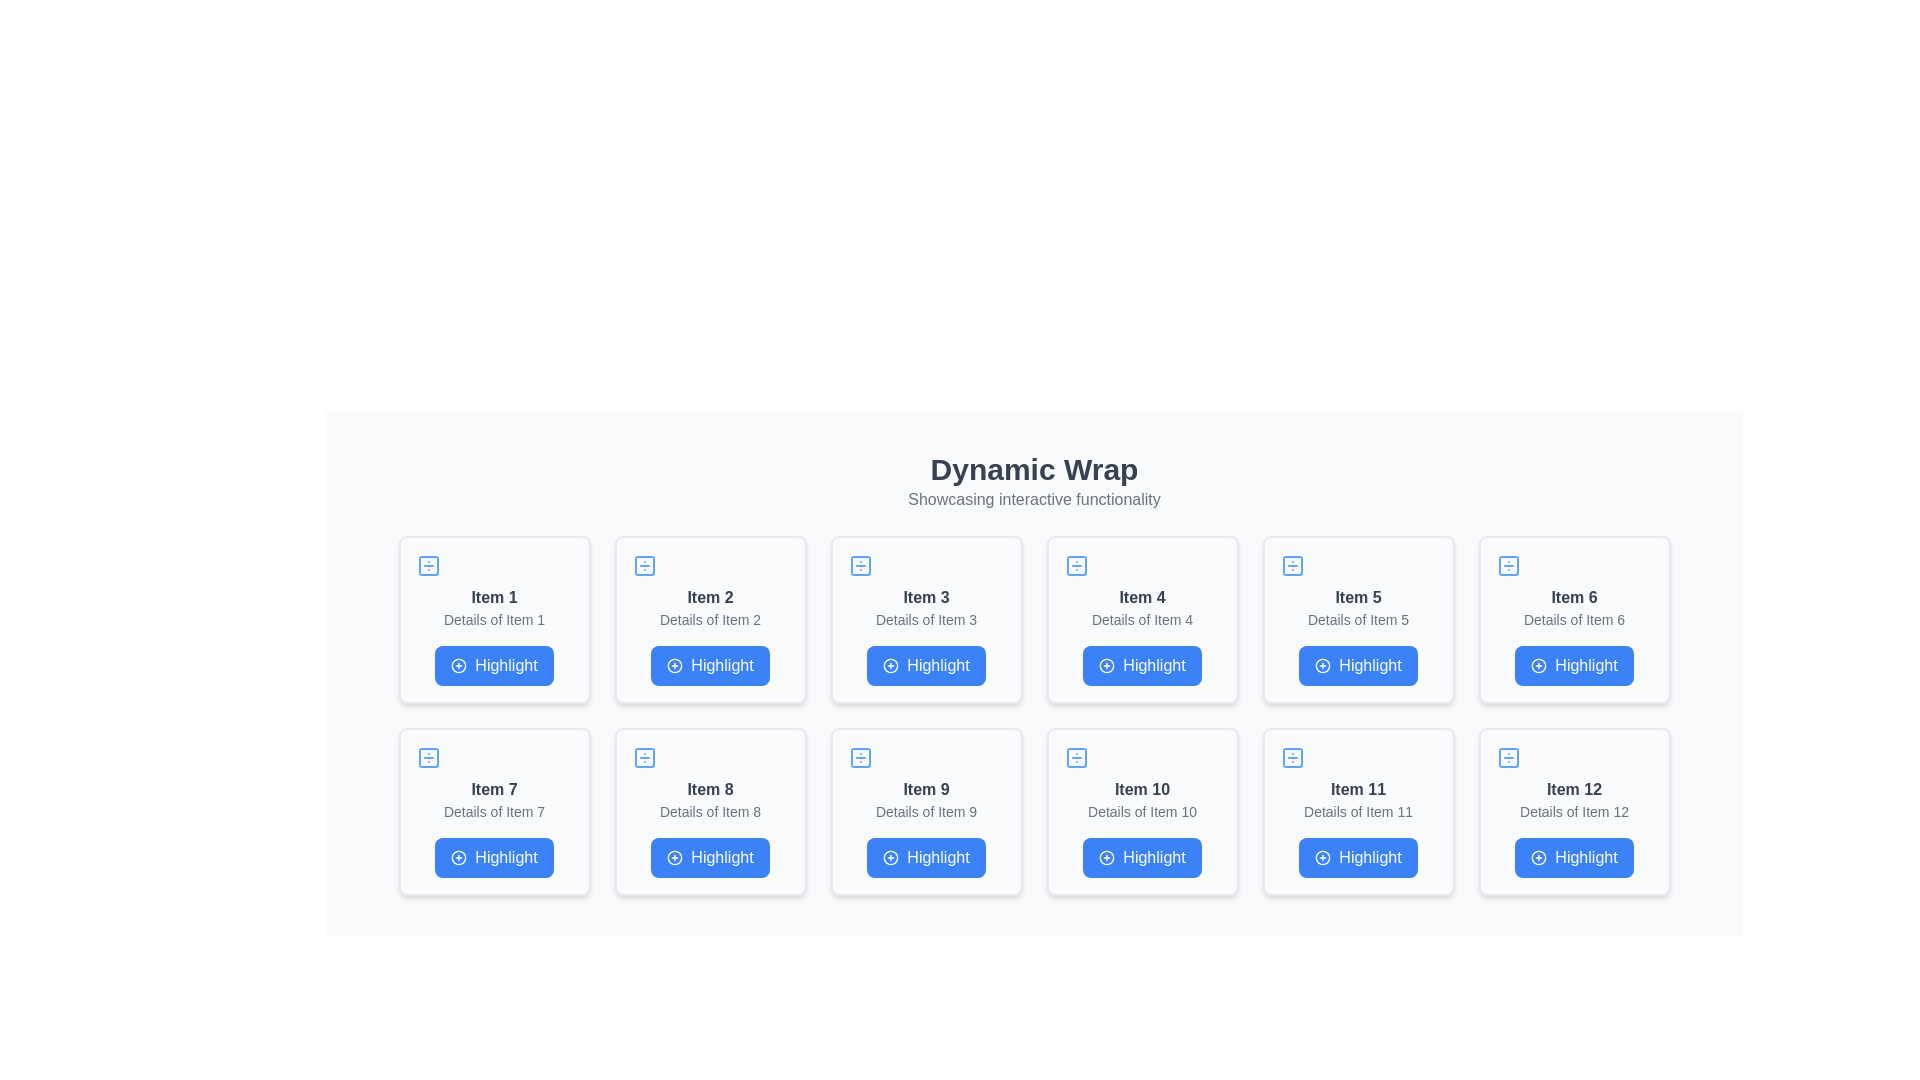  Describe the element at coordinates (1573, 596) in the screenshot. I see `text displayed as 'Item 6' in a bold gray font, located in the card positioned in the second row and third column of the grid layout` at that location.